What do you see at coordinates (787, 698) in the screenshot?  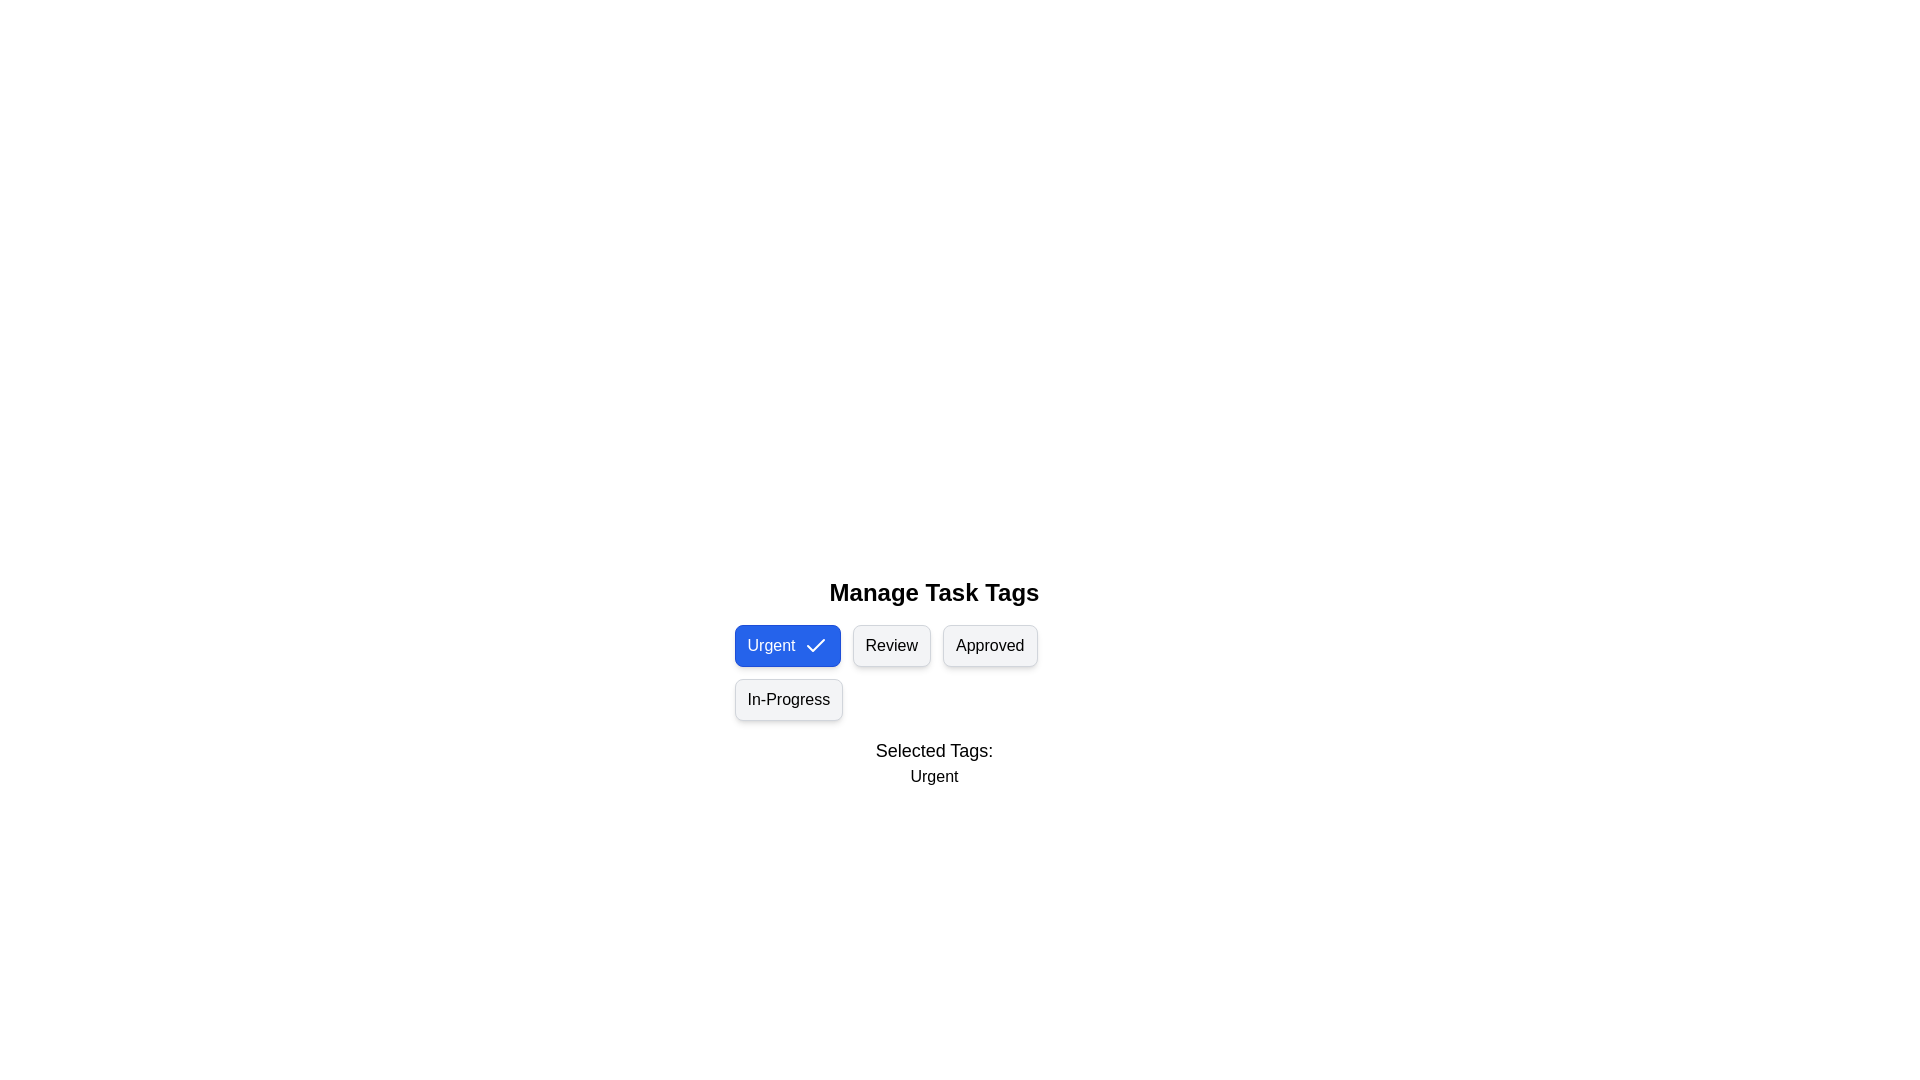 I see `the tag chip labeled In-Progress to toggle its selection state` at bounding box center [787, 698].